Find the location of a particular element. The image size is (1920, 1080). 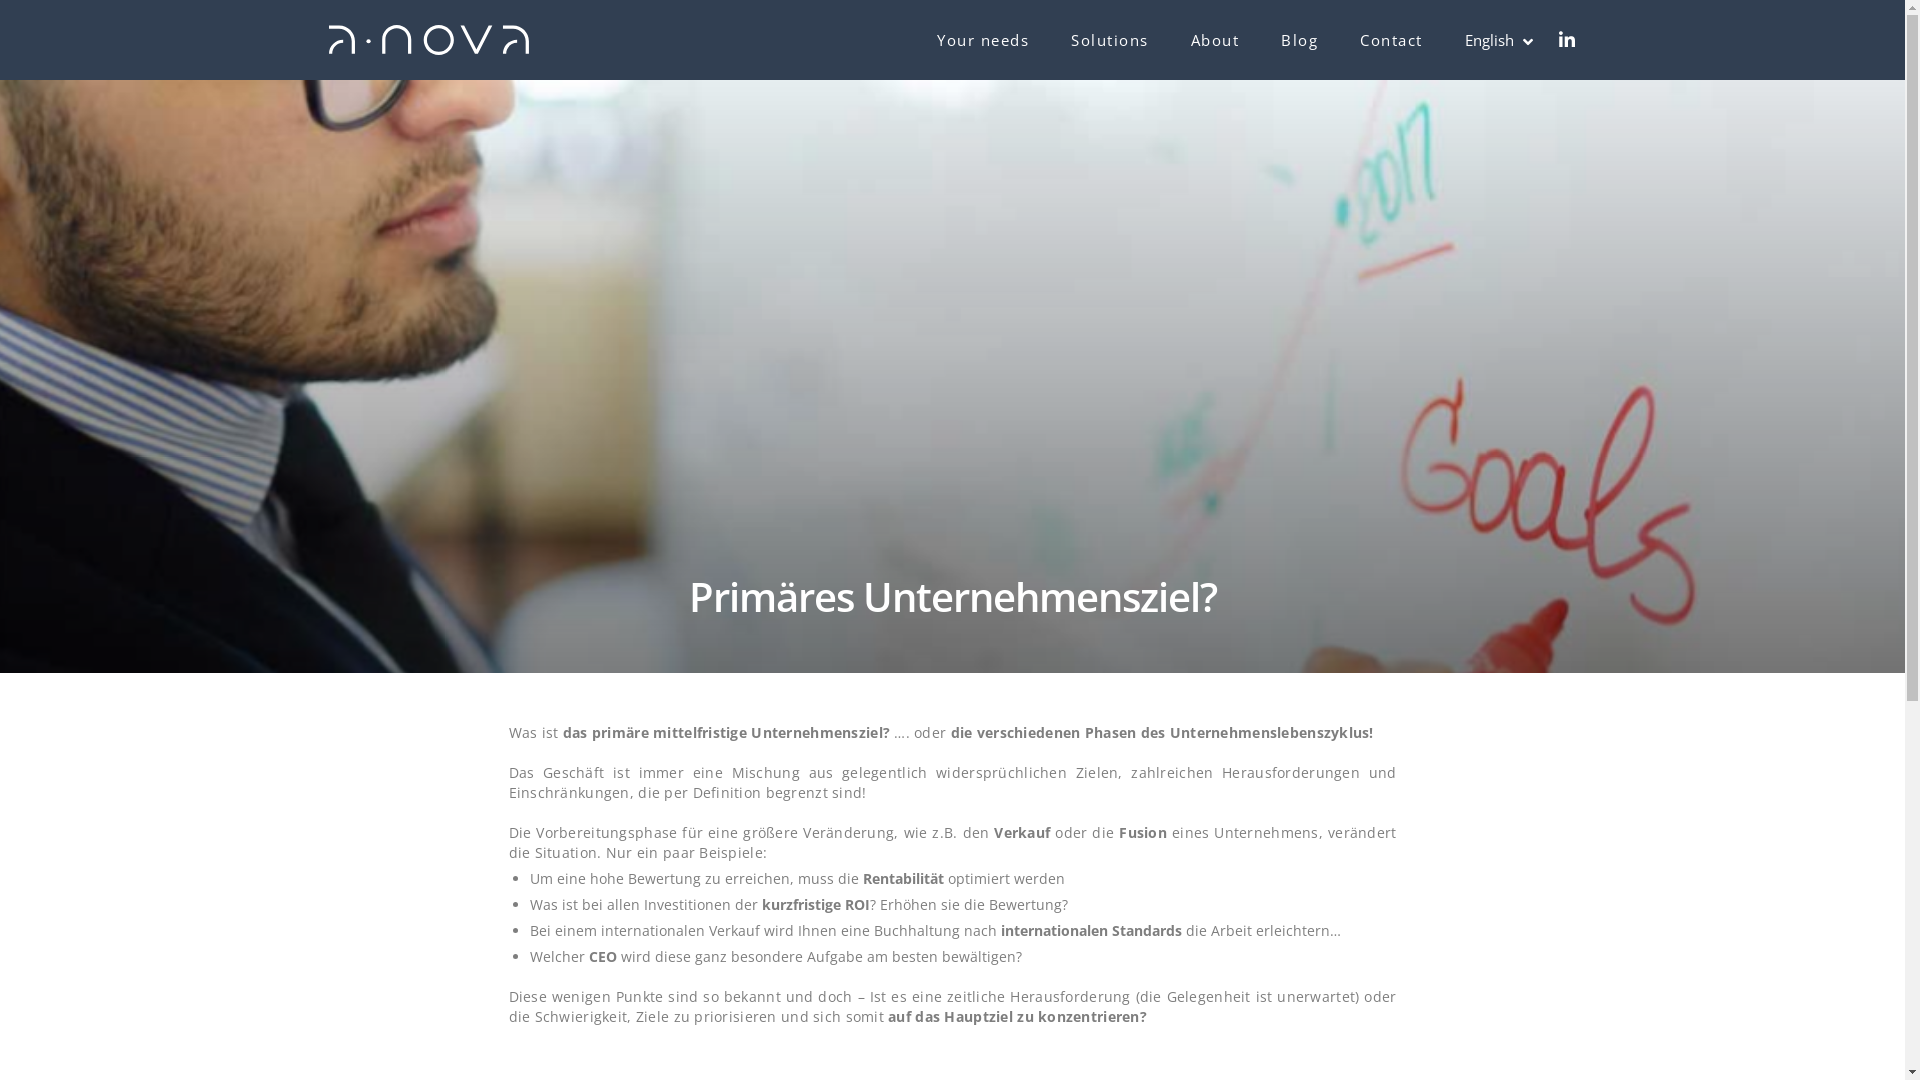

'Home' is located at coordinates (668, 687).